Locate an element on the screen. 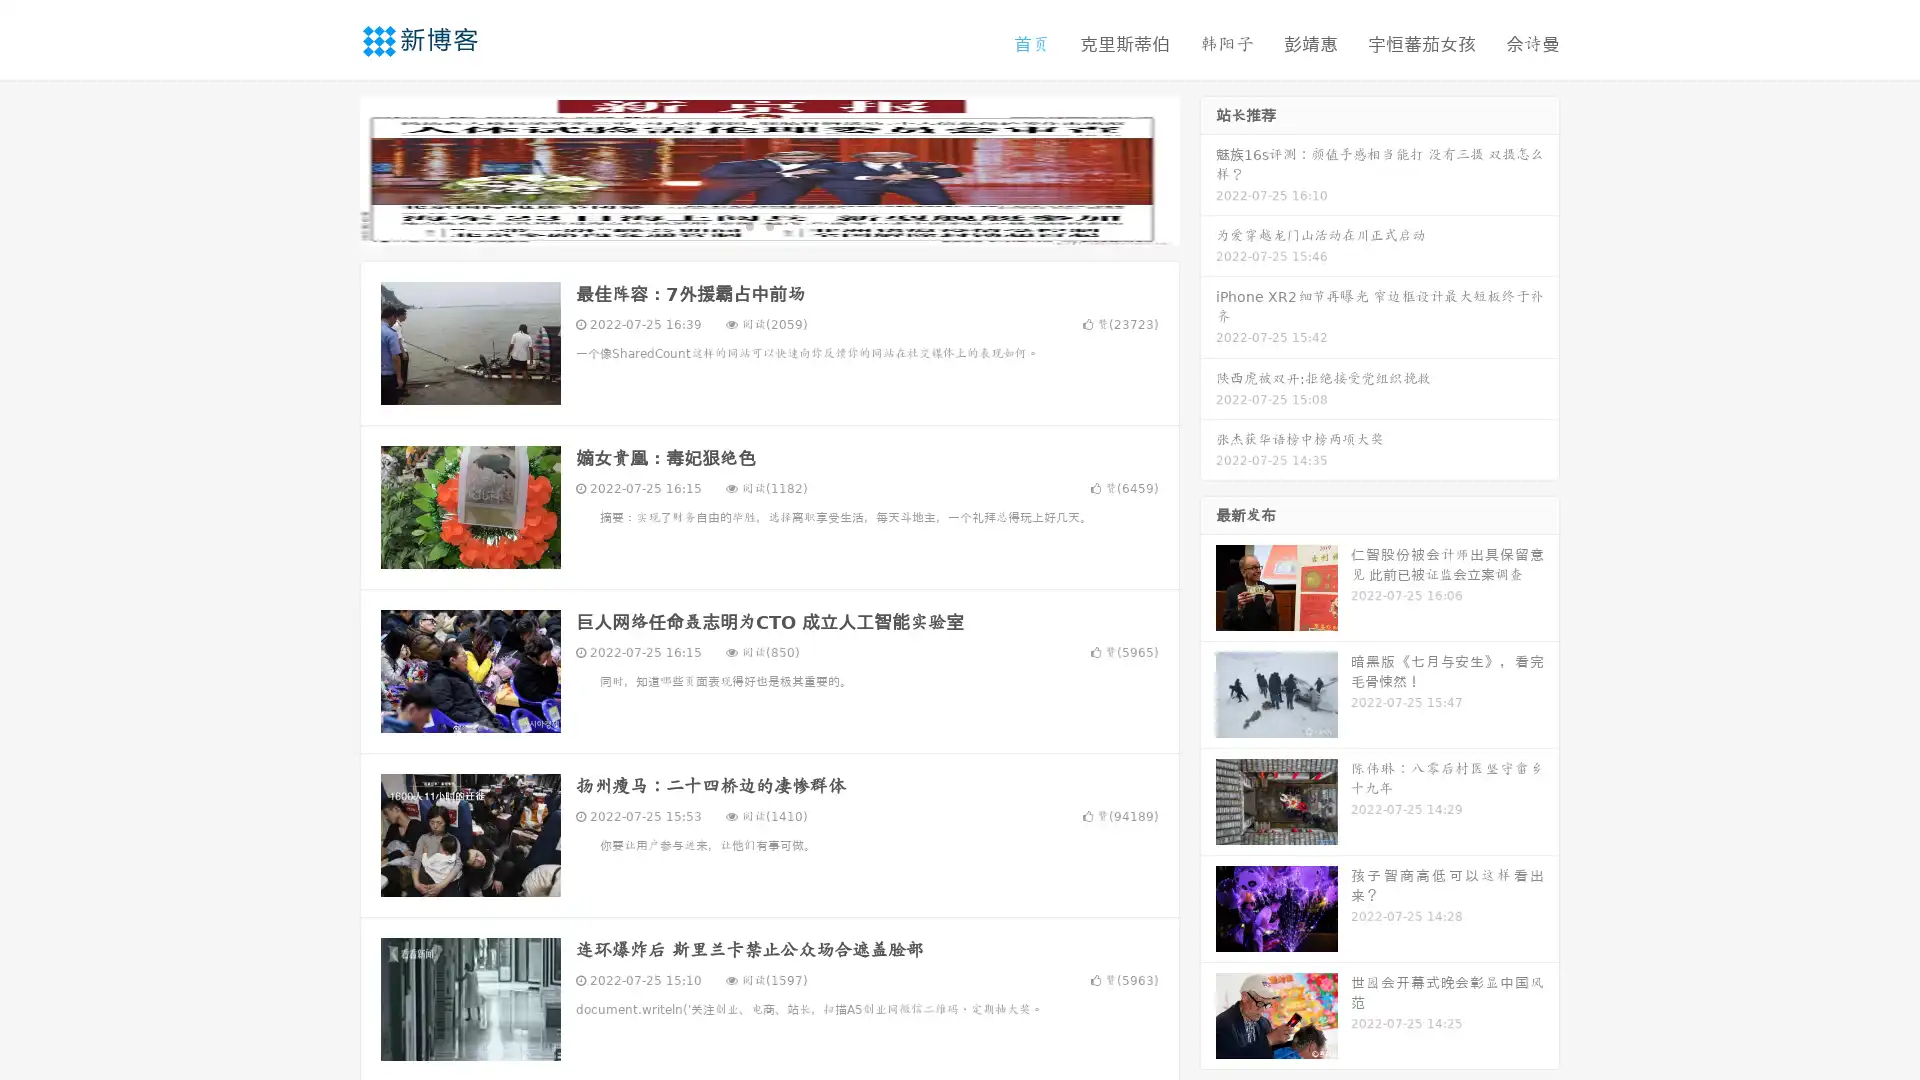 This screenshot has height=1080, width=1920. Go to slide 3 is located at coordinates (789, 225).